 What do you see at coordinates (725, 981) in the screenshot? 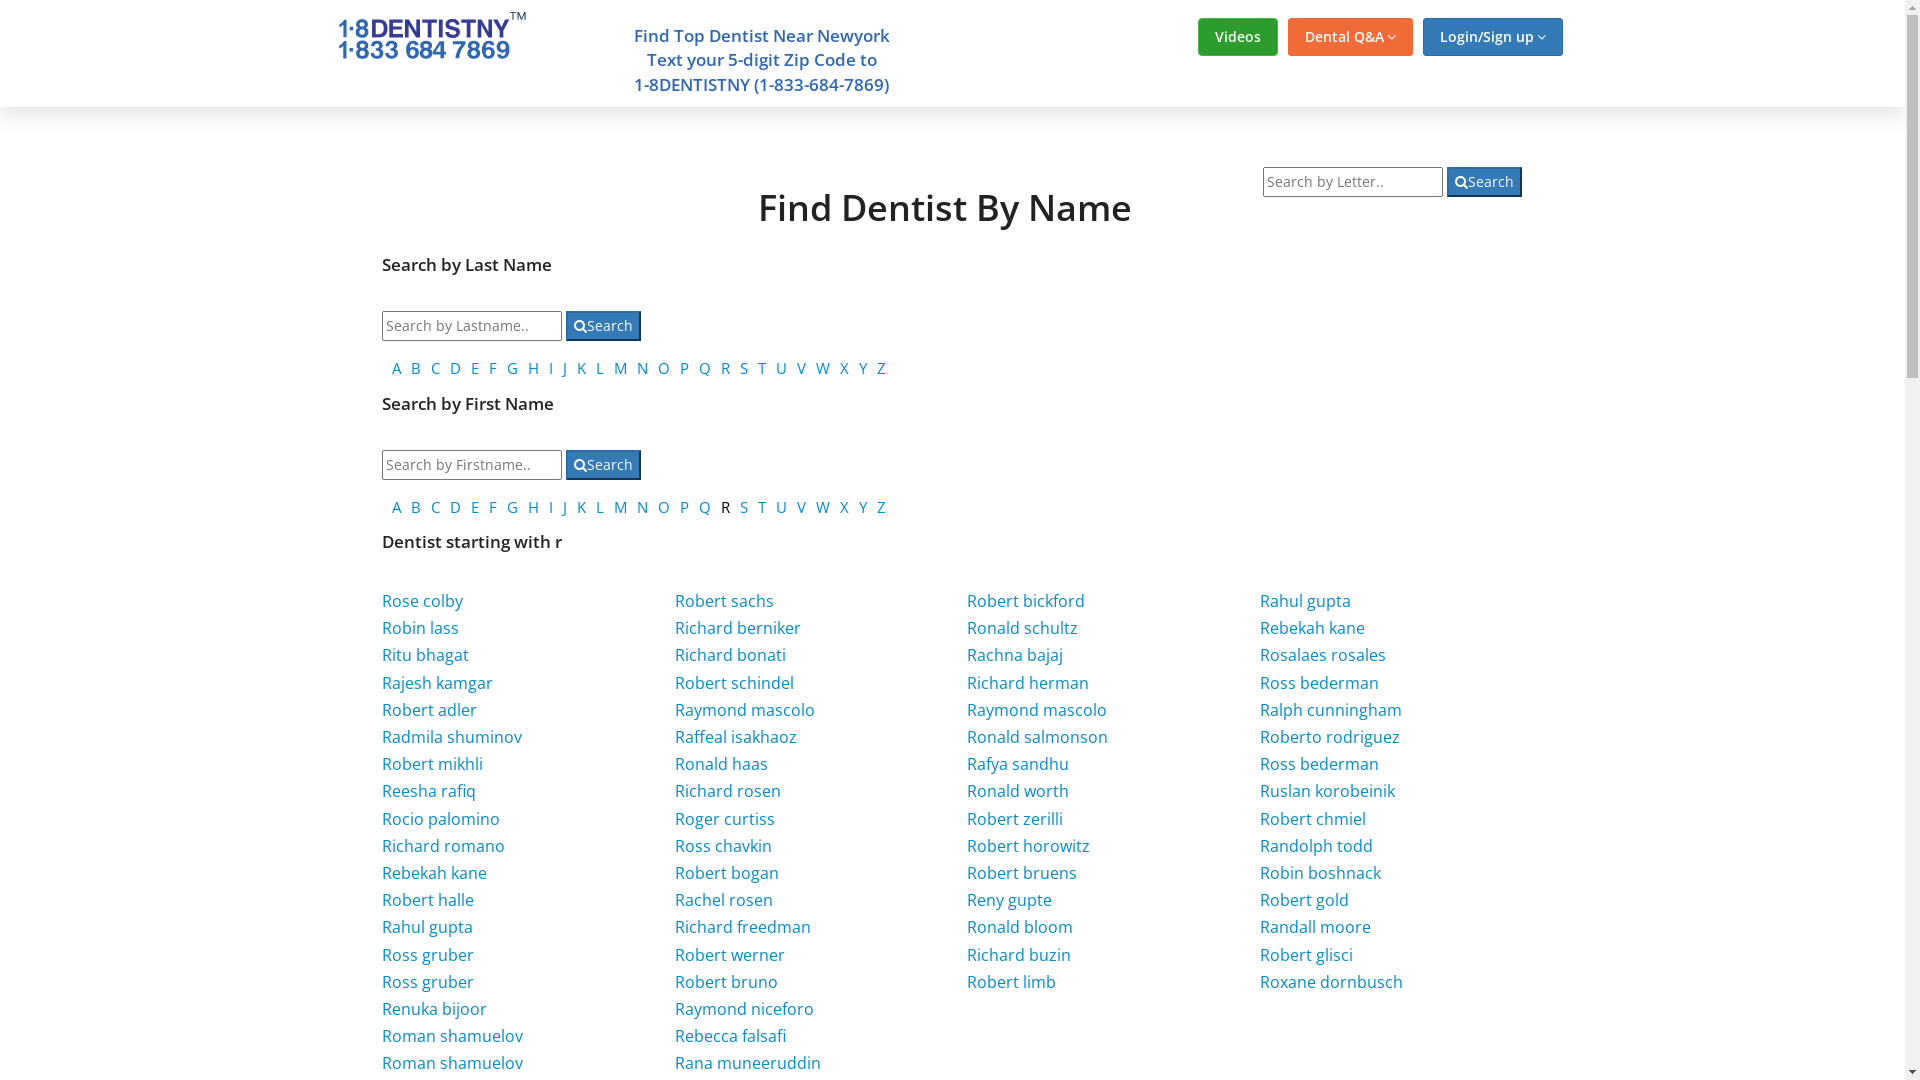
I see `'Robert bruno'` at bounding box center [725, 981].